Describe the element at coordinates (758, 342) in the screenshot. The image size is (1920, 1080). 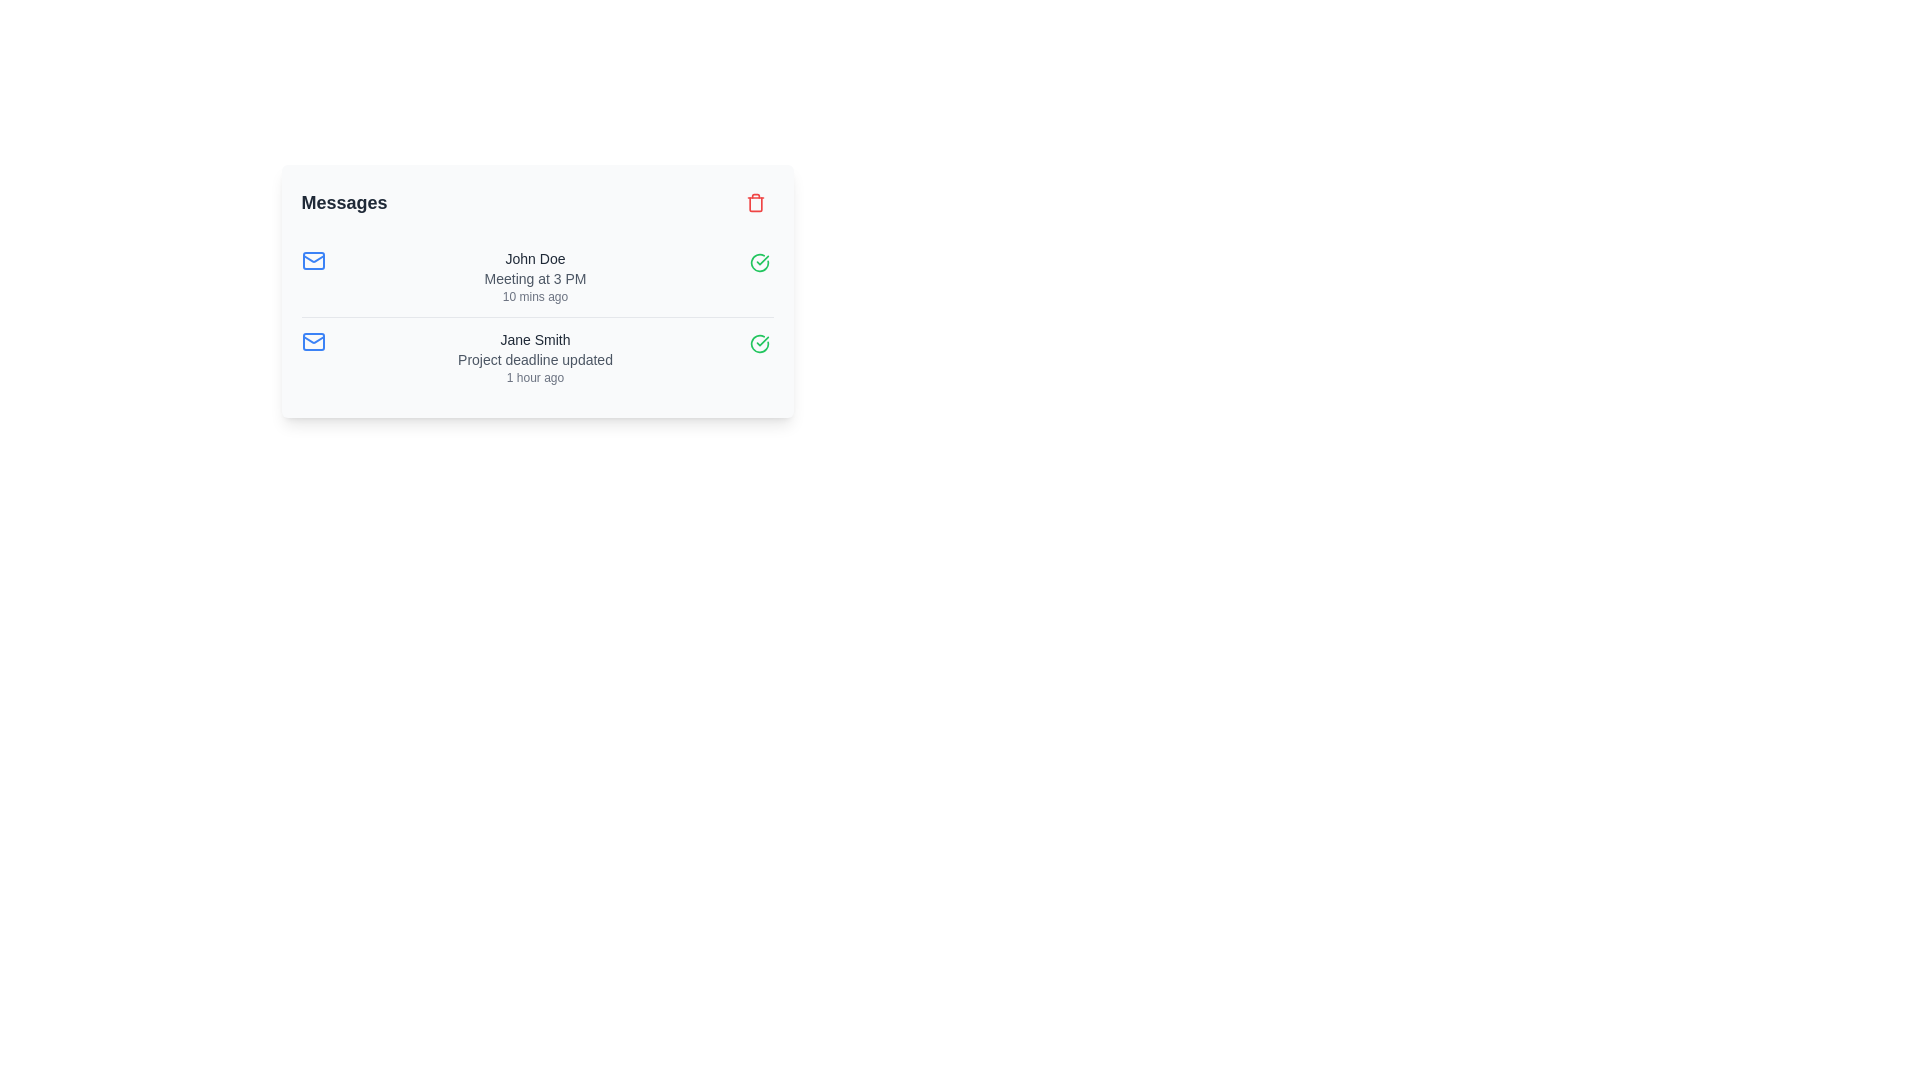
I see `the circular green bordered icon with a bold checkmark inside, located to the far right of the message entry for 'John Doe' in the 'Messages' list` at that location.